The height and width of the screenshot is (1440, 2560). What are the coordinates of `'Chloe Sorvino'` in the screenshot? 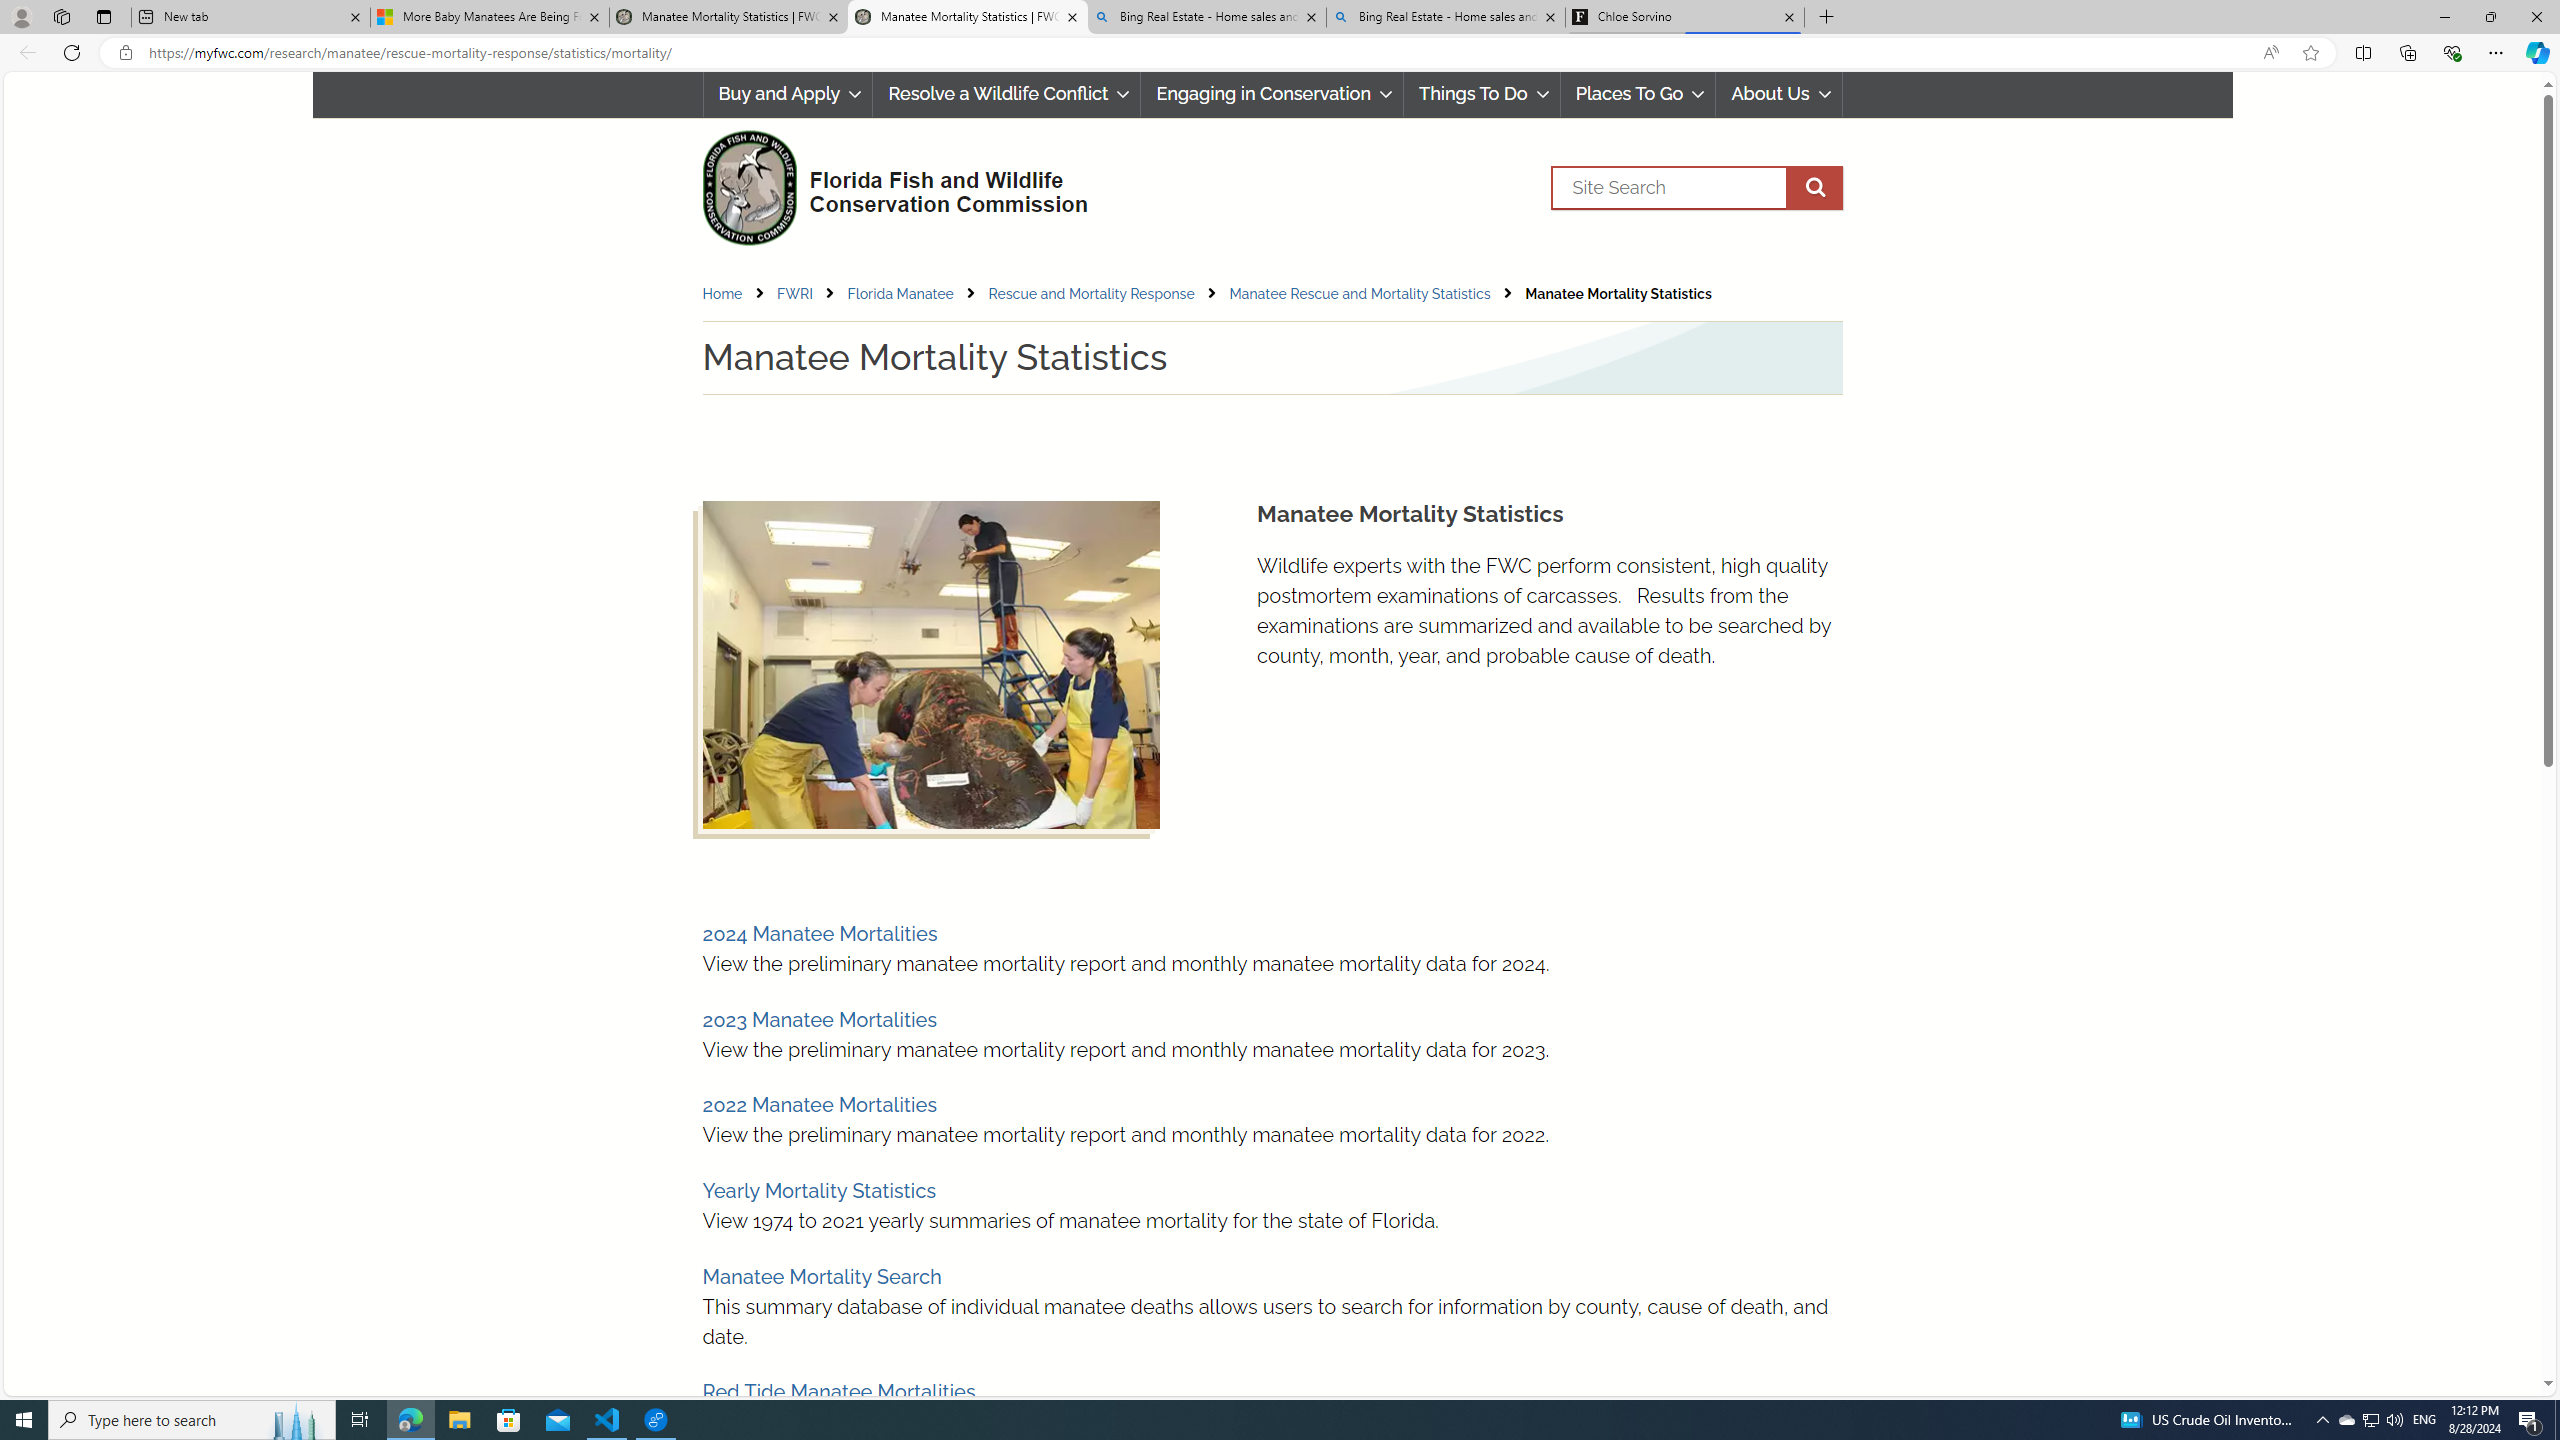 It's located at (1683, 16).